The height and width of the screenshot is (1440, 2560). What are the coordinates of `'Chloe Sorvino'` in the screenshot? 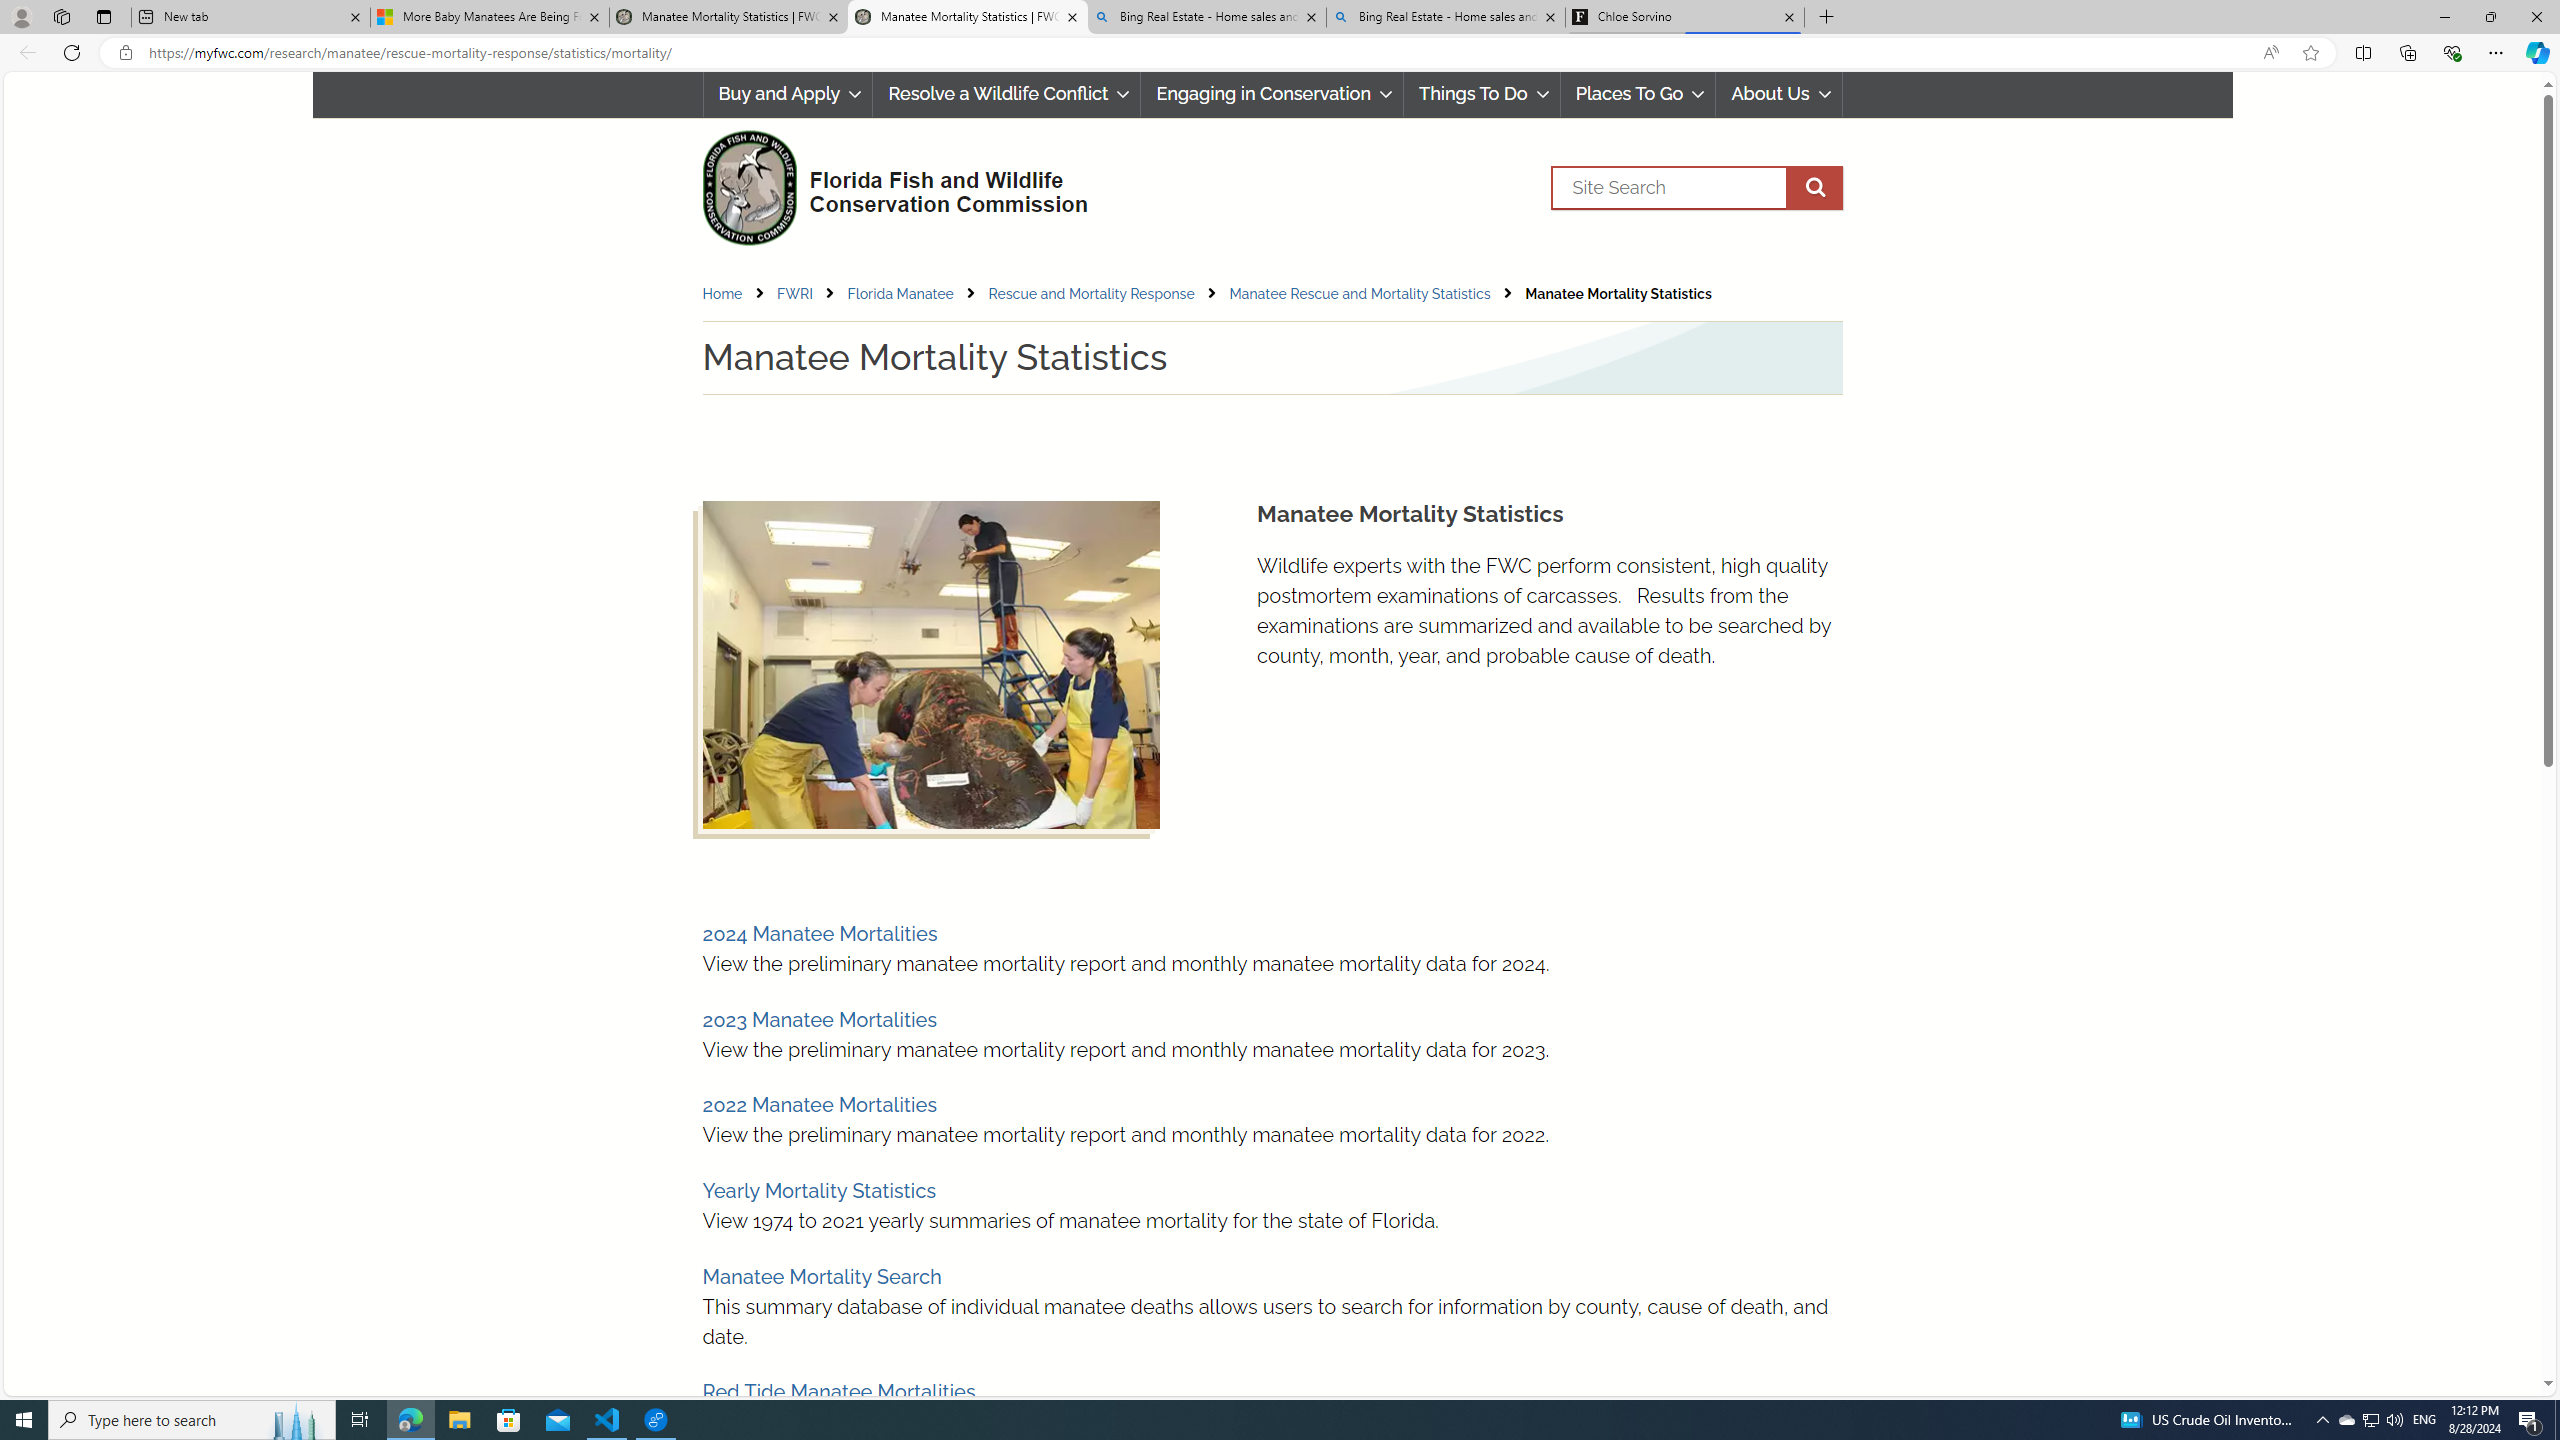 It's located at (1683, 16).